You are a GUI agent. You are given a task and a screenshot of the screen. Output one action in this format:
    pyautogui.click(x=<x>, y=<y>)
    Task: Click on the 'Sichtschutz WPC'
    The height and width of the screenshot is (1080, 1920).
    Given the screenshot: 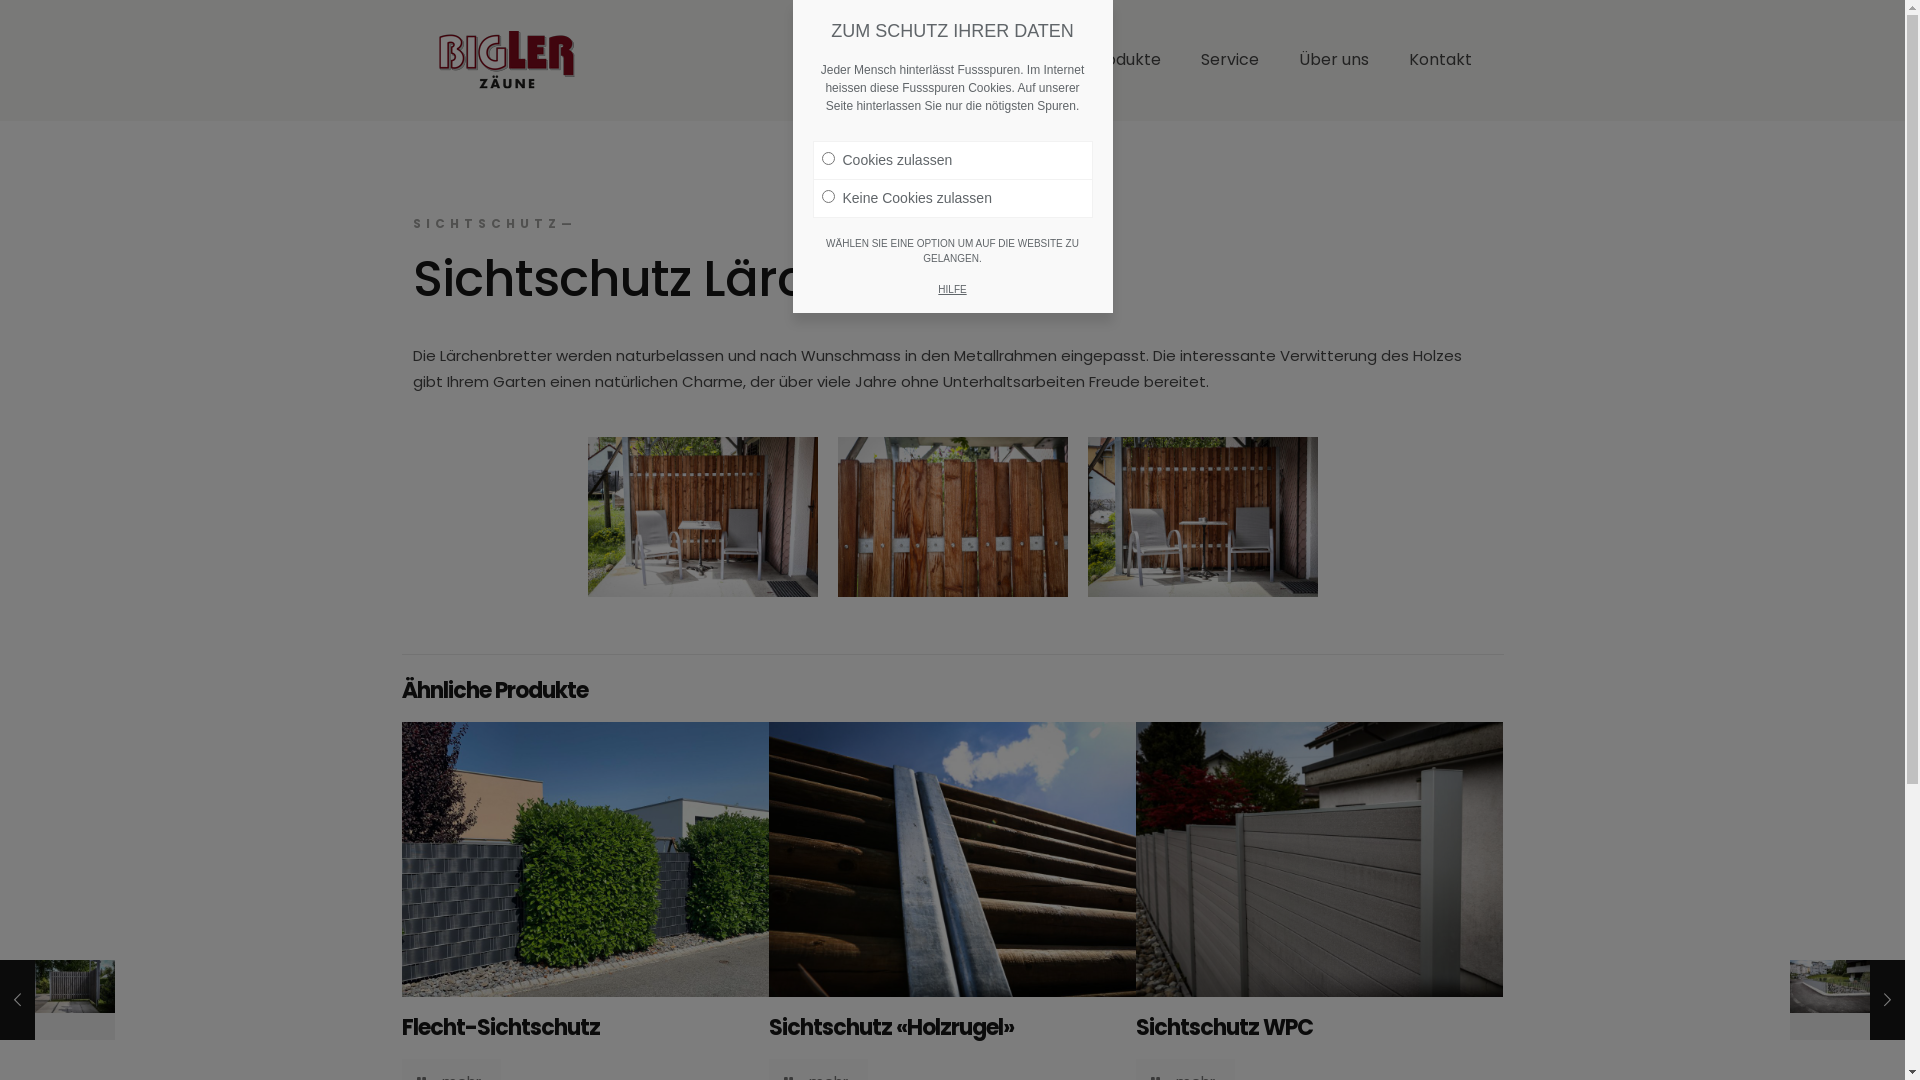 What is the action you would take?
    pyautogui.click(x=1136, y=1027)
    